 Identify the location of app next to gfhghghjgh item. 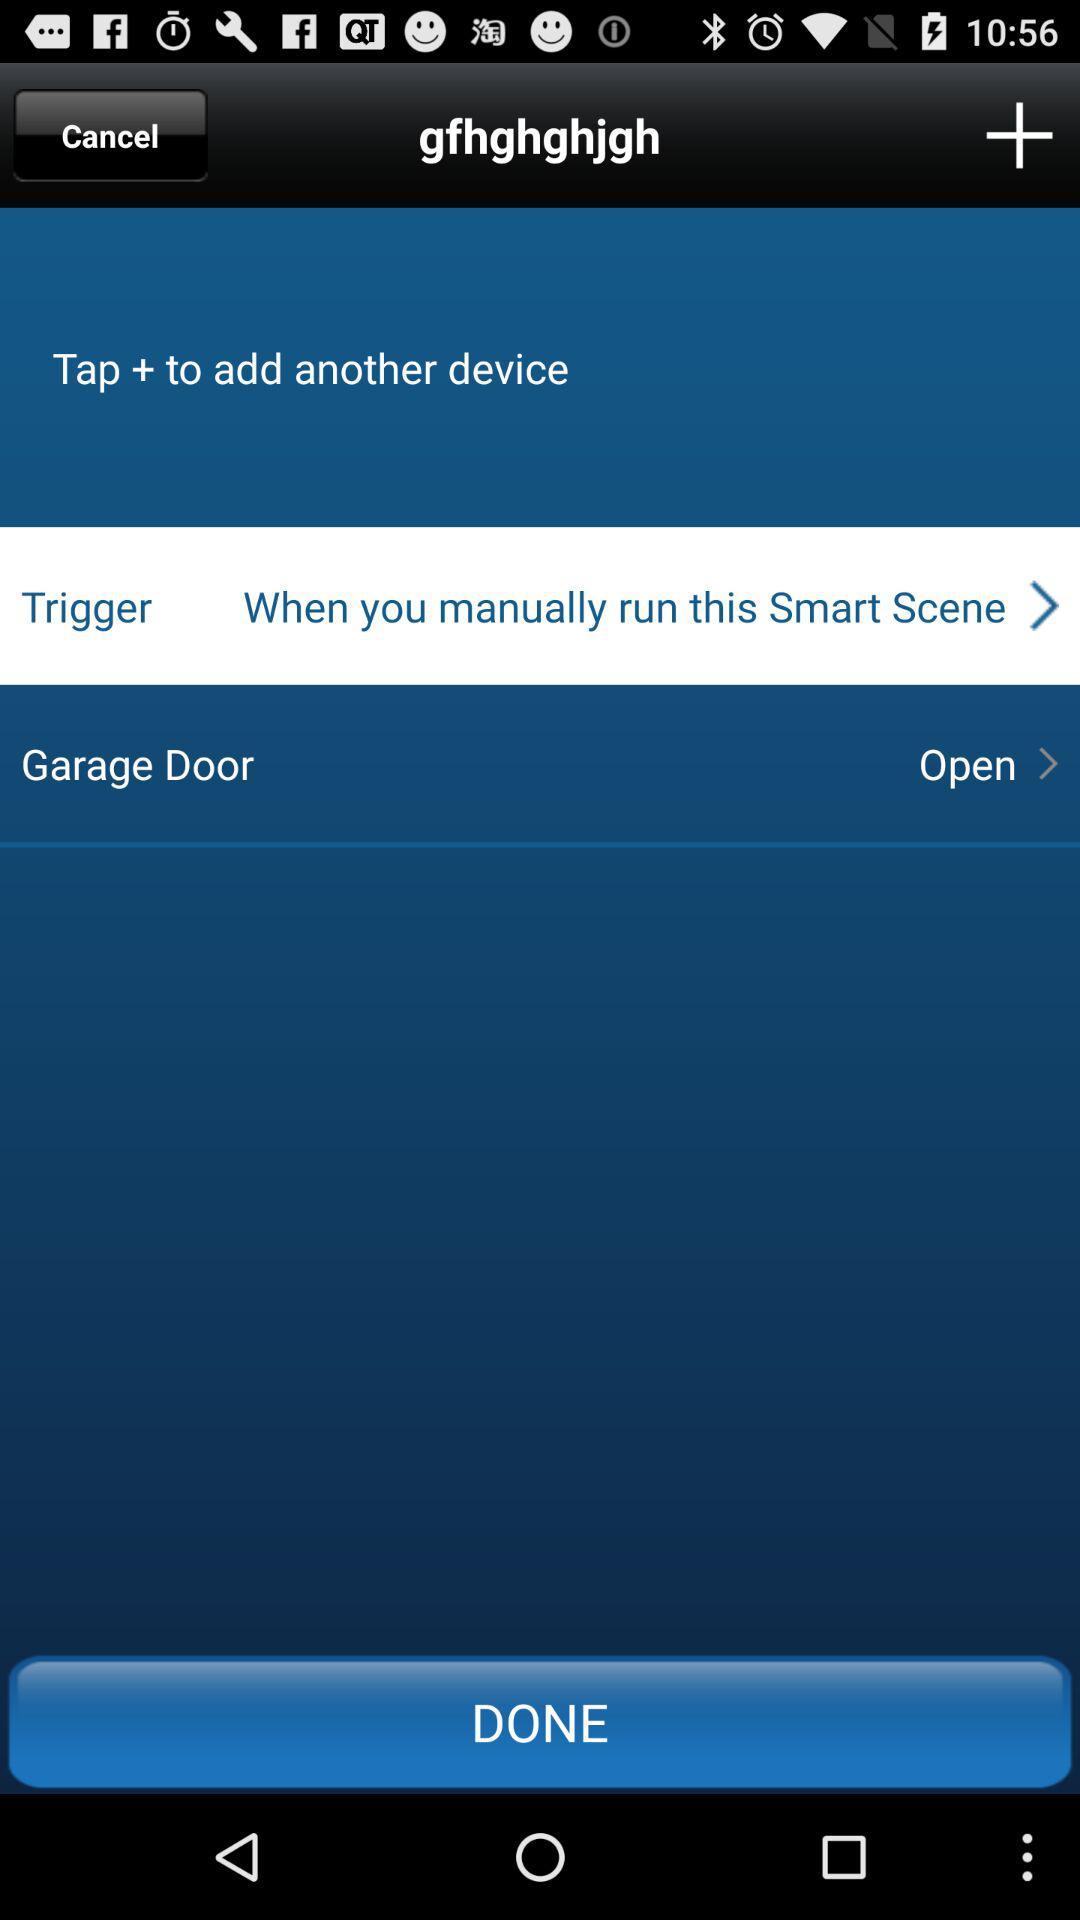
(110, 134).